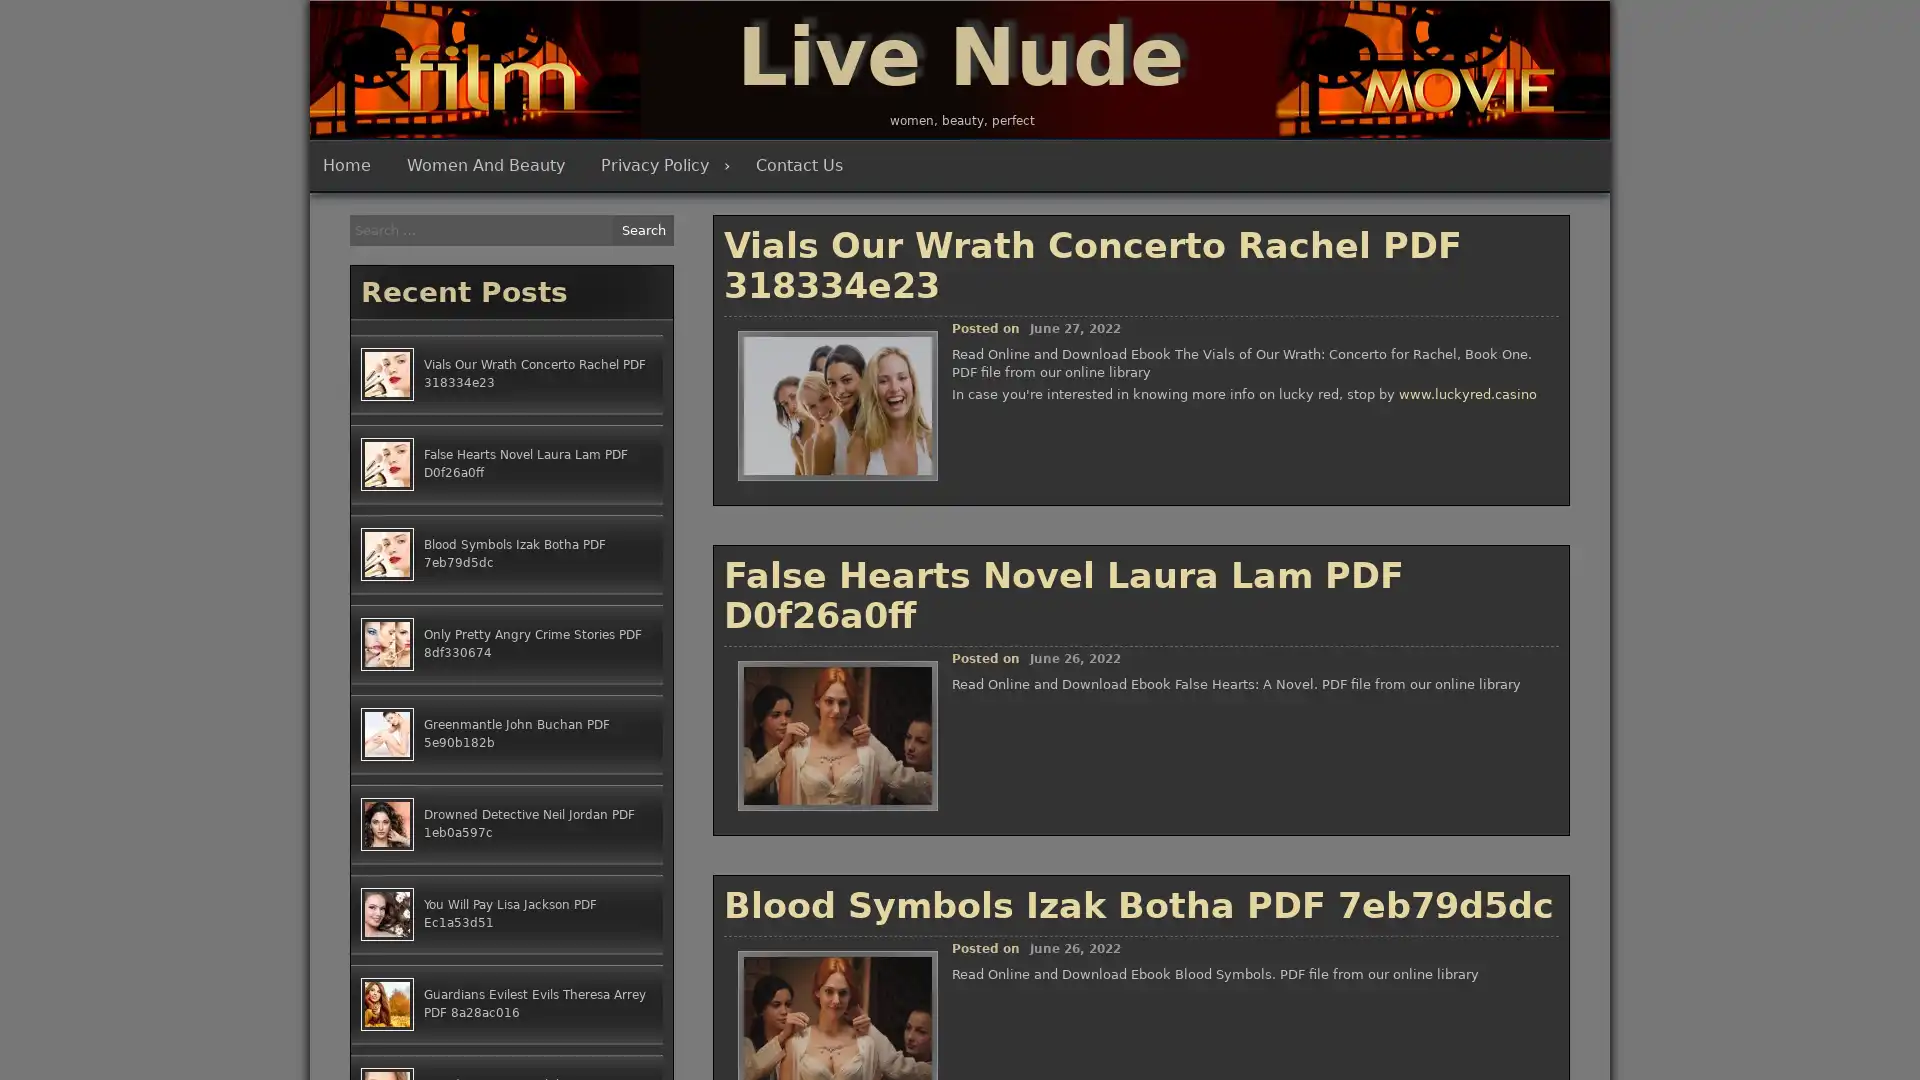  I want to click on Search, so click(643, 229).